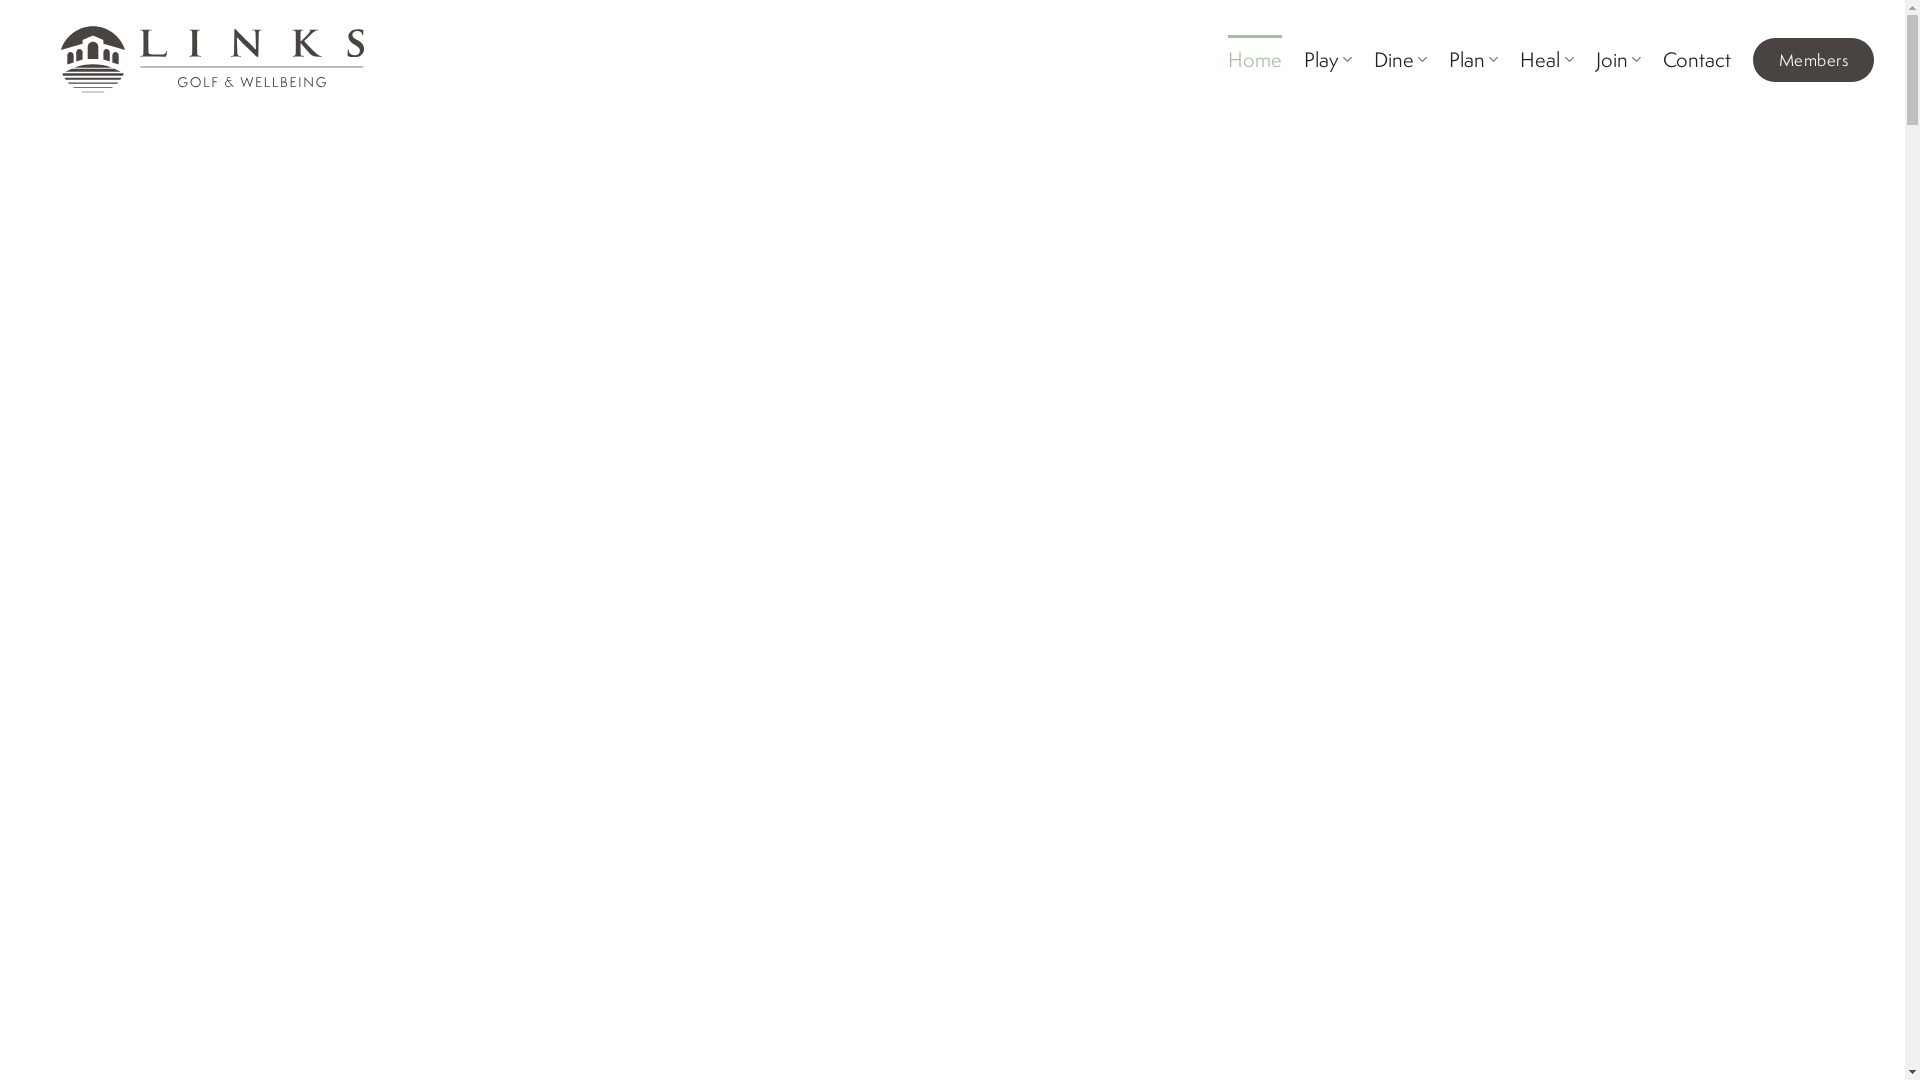  Describe the element at coordinates (1813, 59) in the screenshot. I see `'Members'` at that location.